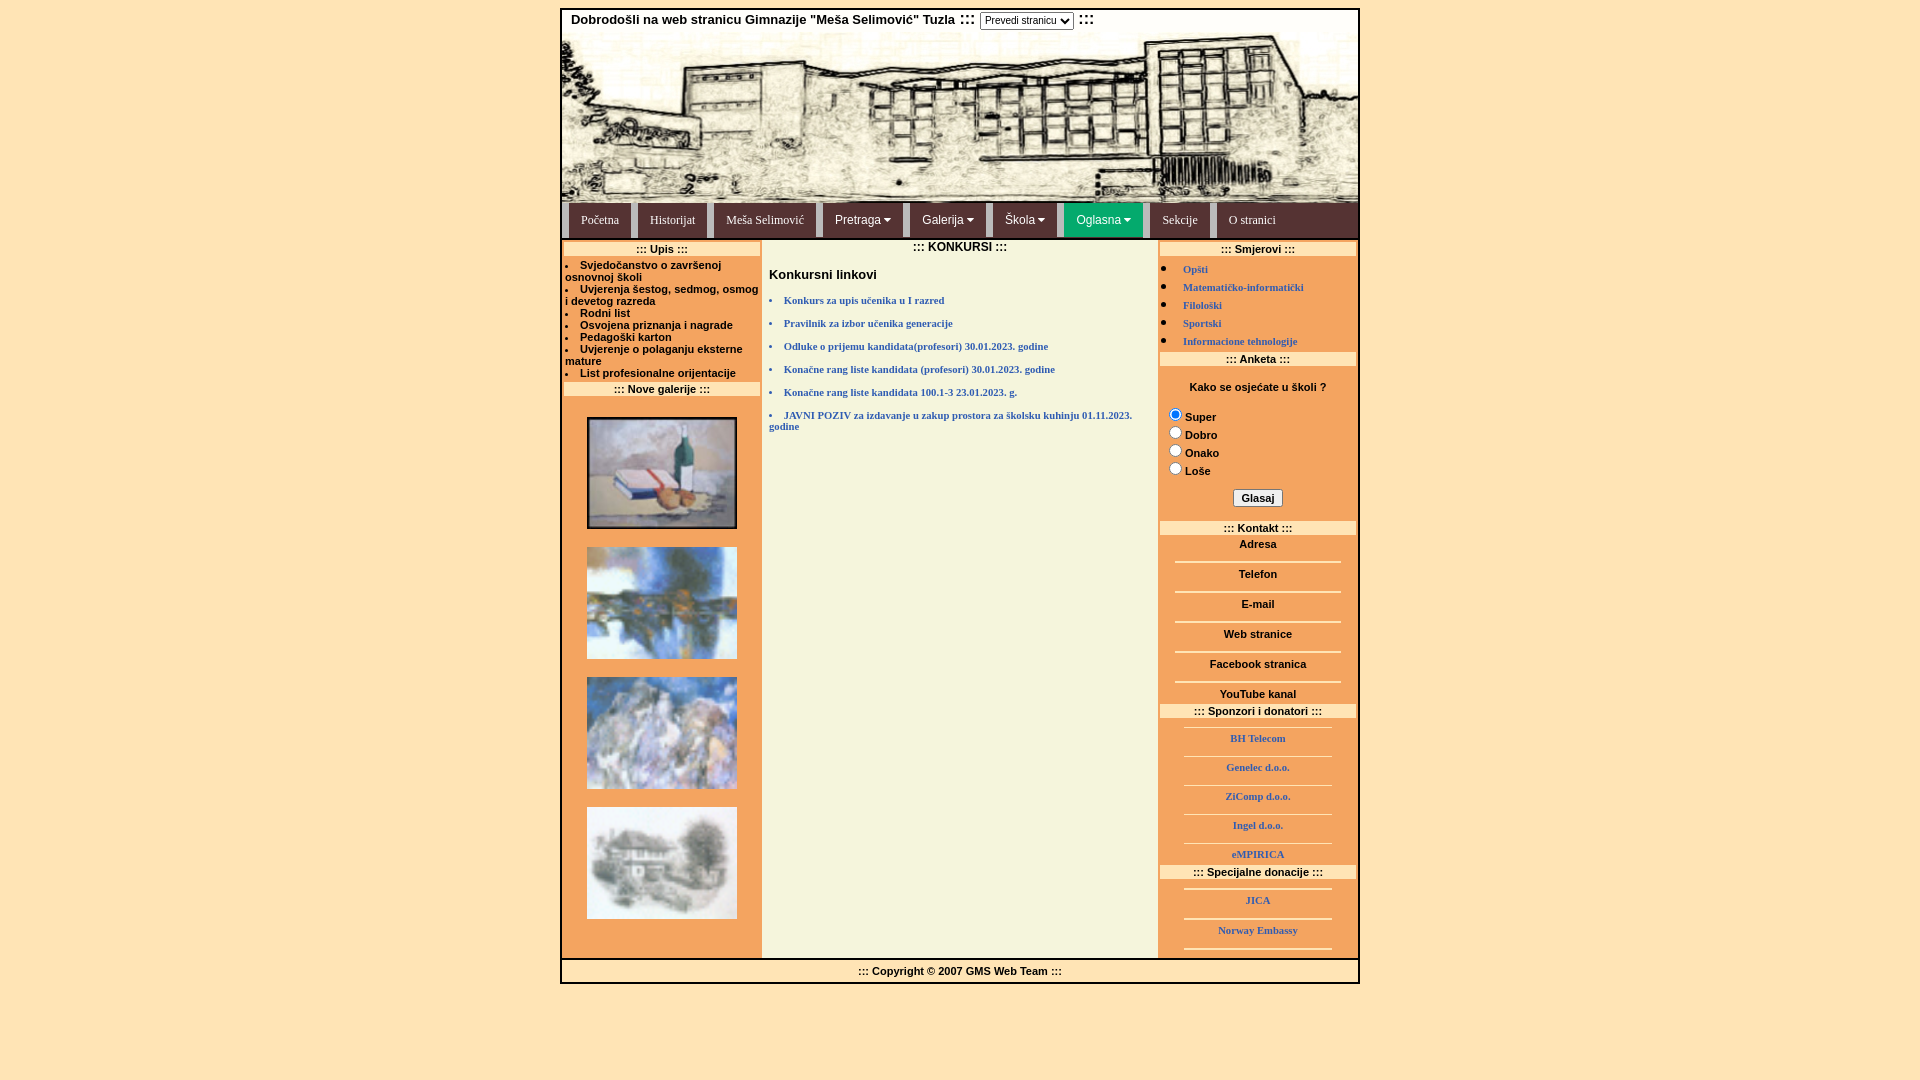 This screenshot has height=1080, width=1920. What do you see at coordinates (1247, 220) in the screenshot?
I see `'O stranici'` at bounding box center [1247, 220].